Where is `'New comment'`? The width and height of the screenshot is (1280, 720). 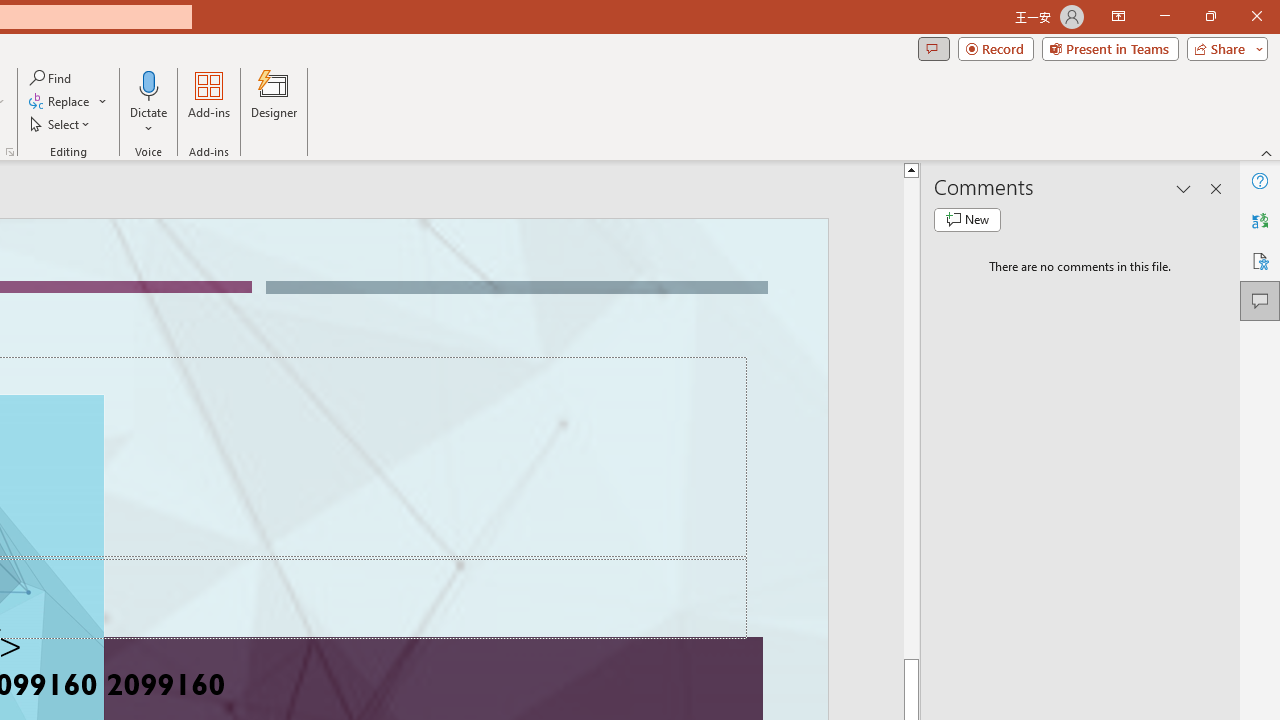 'New comment' is located at coordinates (967, 219).